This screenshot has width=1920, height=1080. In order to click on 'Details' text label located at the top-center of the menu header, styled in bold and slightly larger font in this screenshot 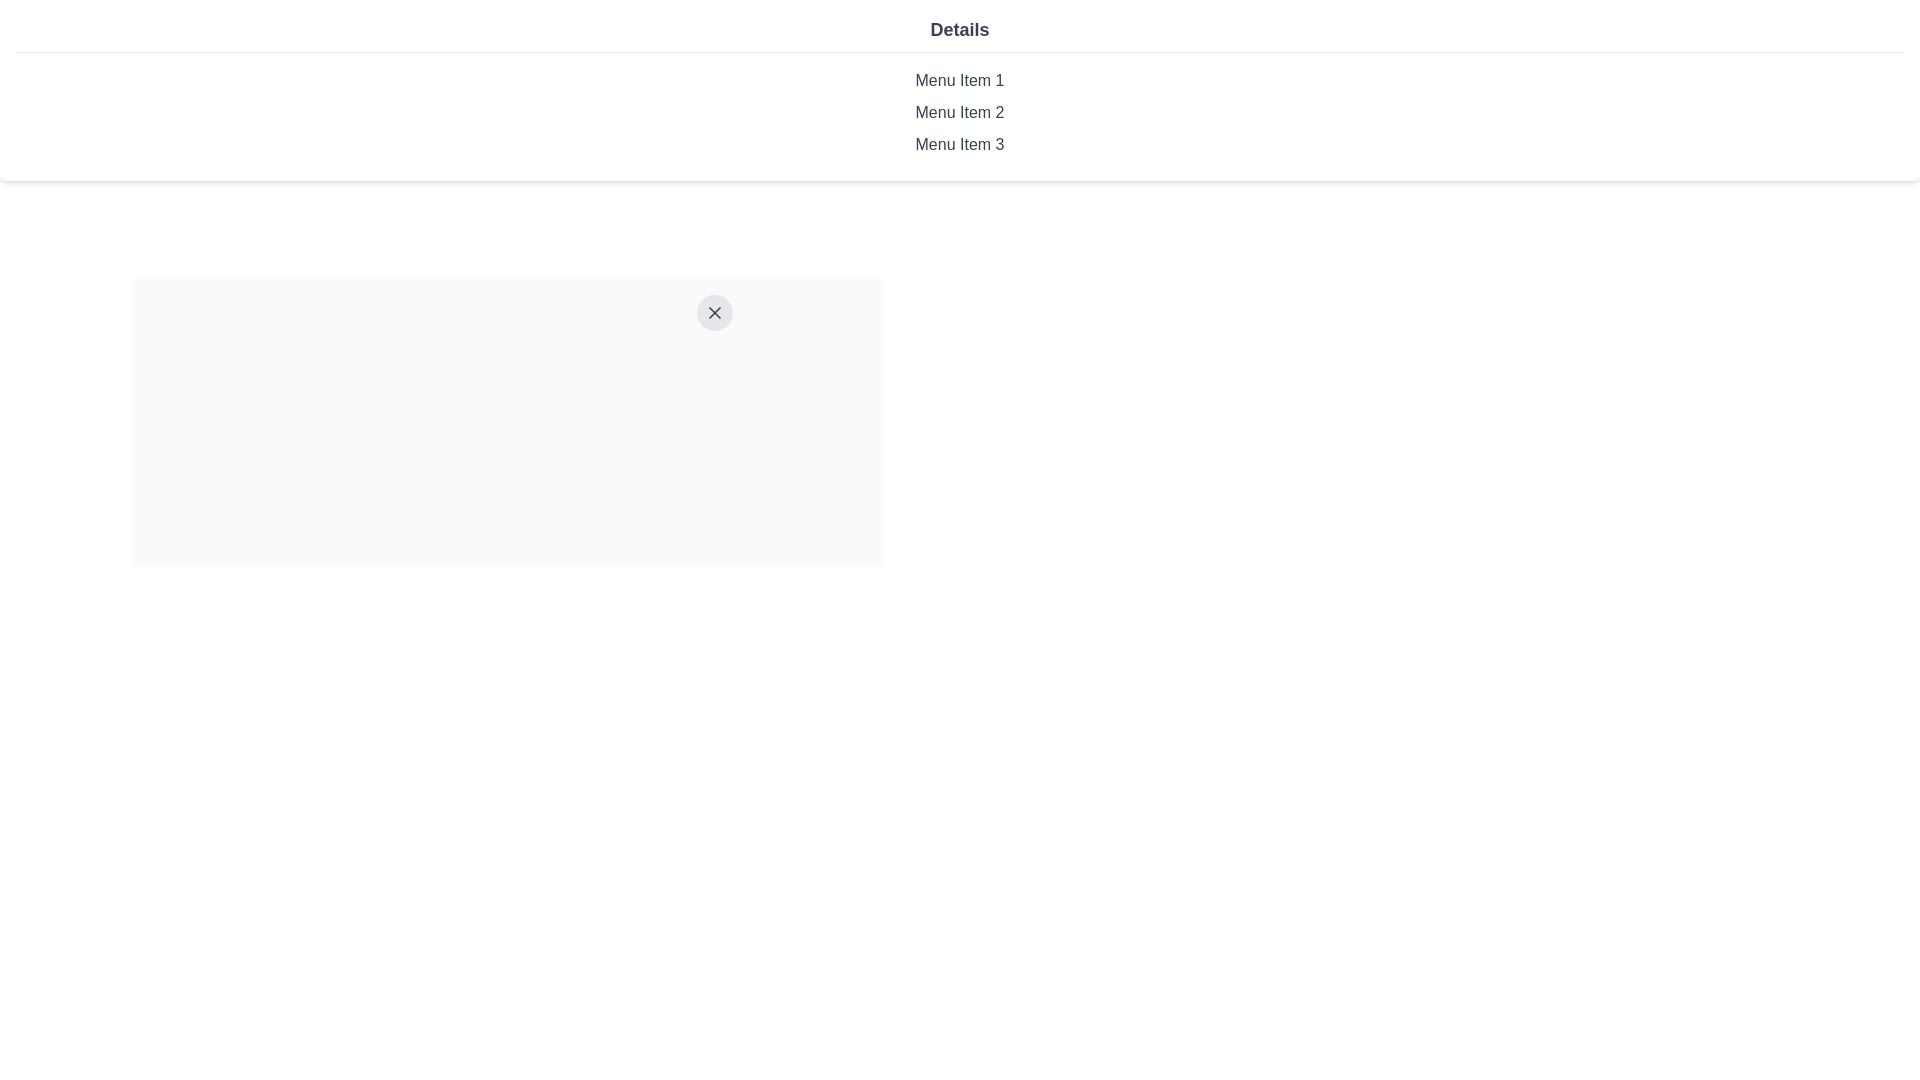, I will do `click(960, 34)`.